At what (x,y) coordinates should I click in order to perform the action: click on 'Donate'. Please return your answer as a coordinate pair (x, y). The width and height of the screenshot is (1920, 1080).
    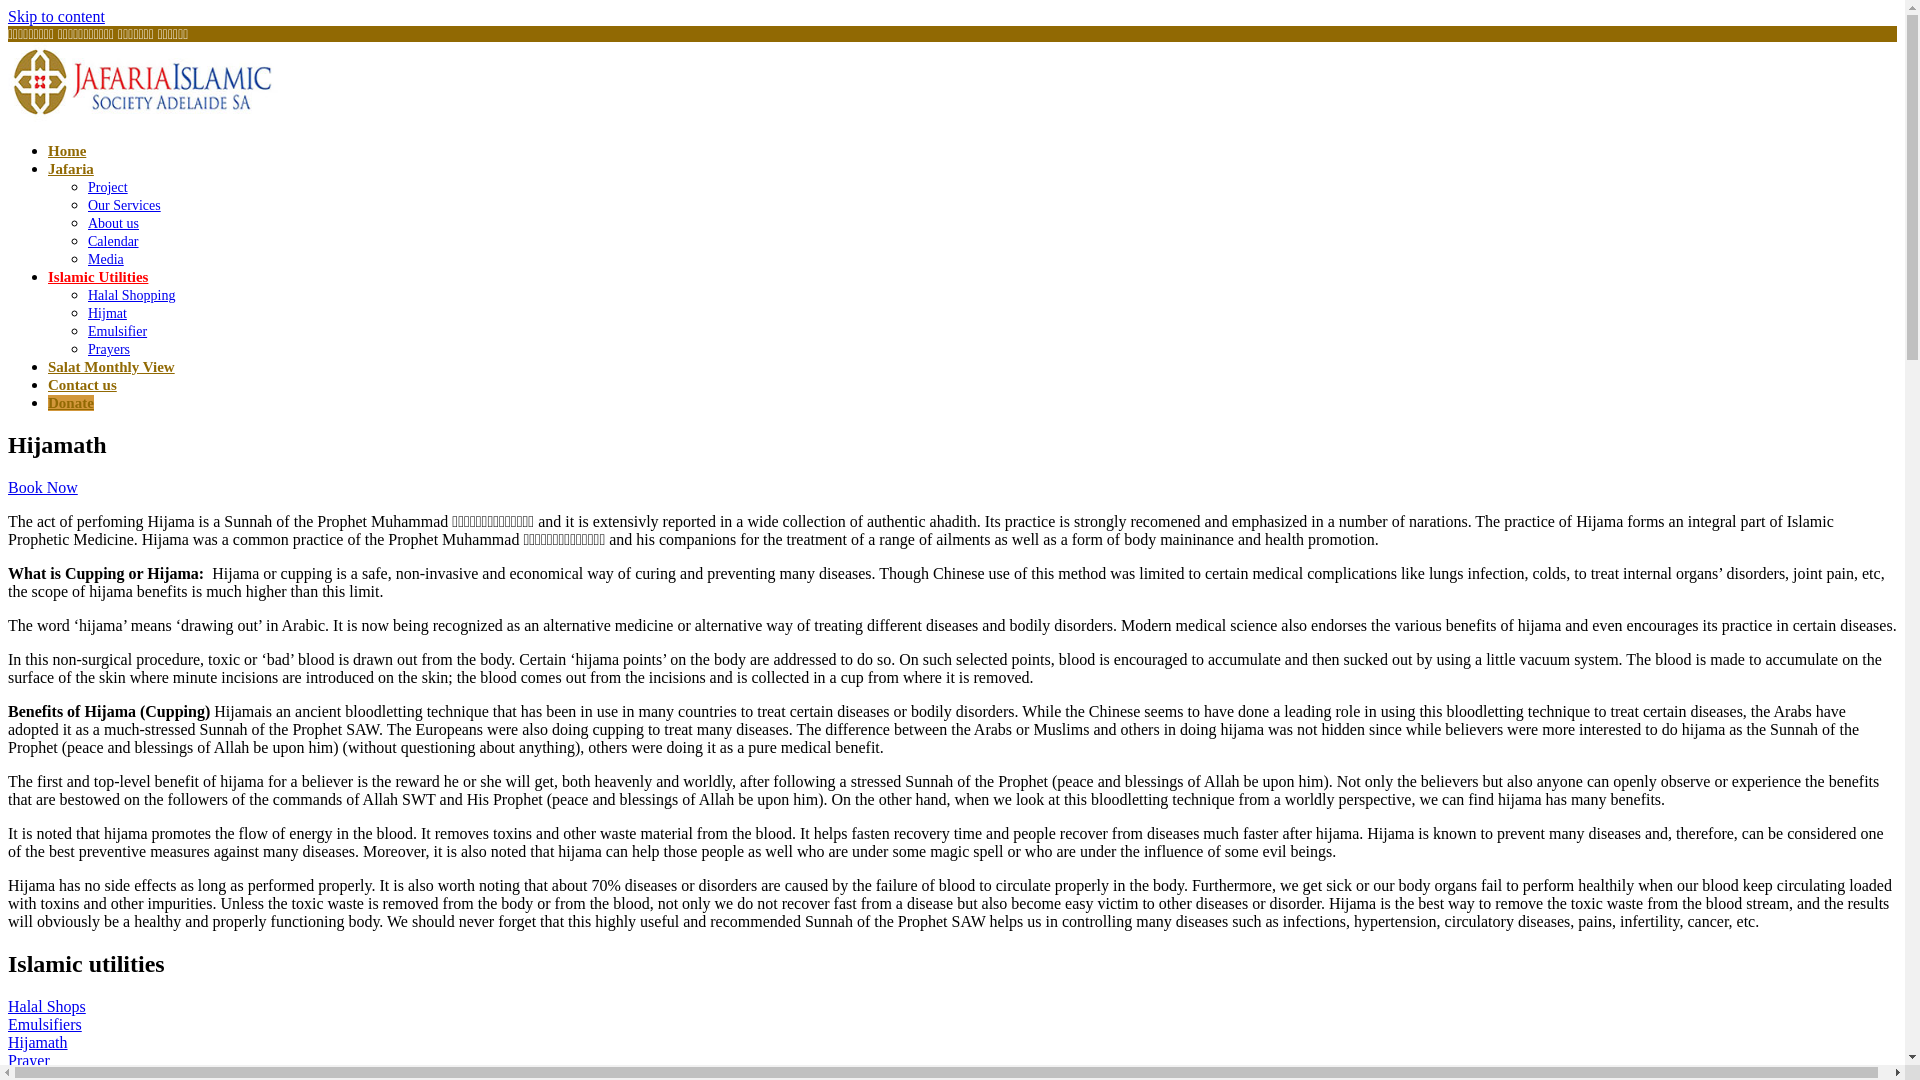
    Looking at the image, I should click on (71, 402).